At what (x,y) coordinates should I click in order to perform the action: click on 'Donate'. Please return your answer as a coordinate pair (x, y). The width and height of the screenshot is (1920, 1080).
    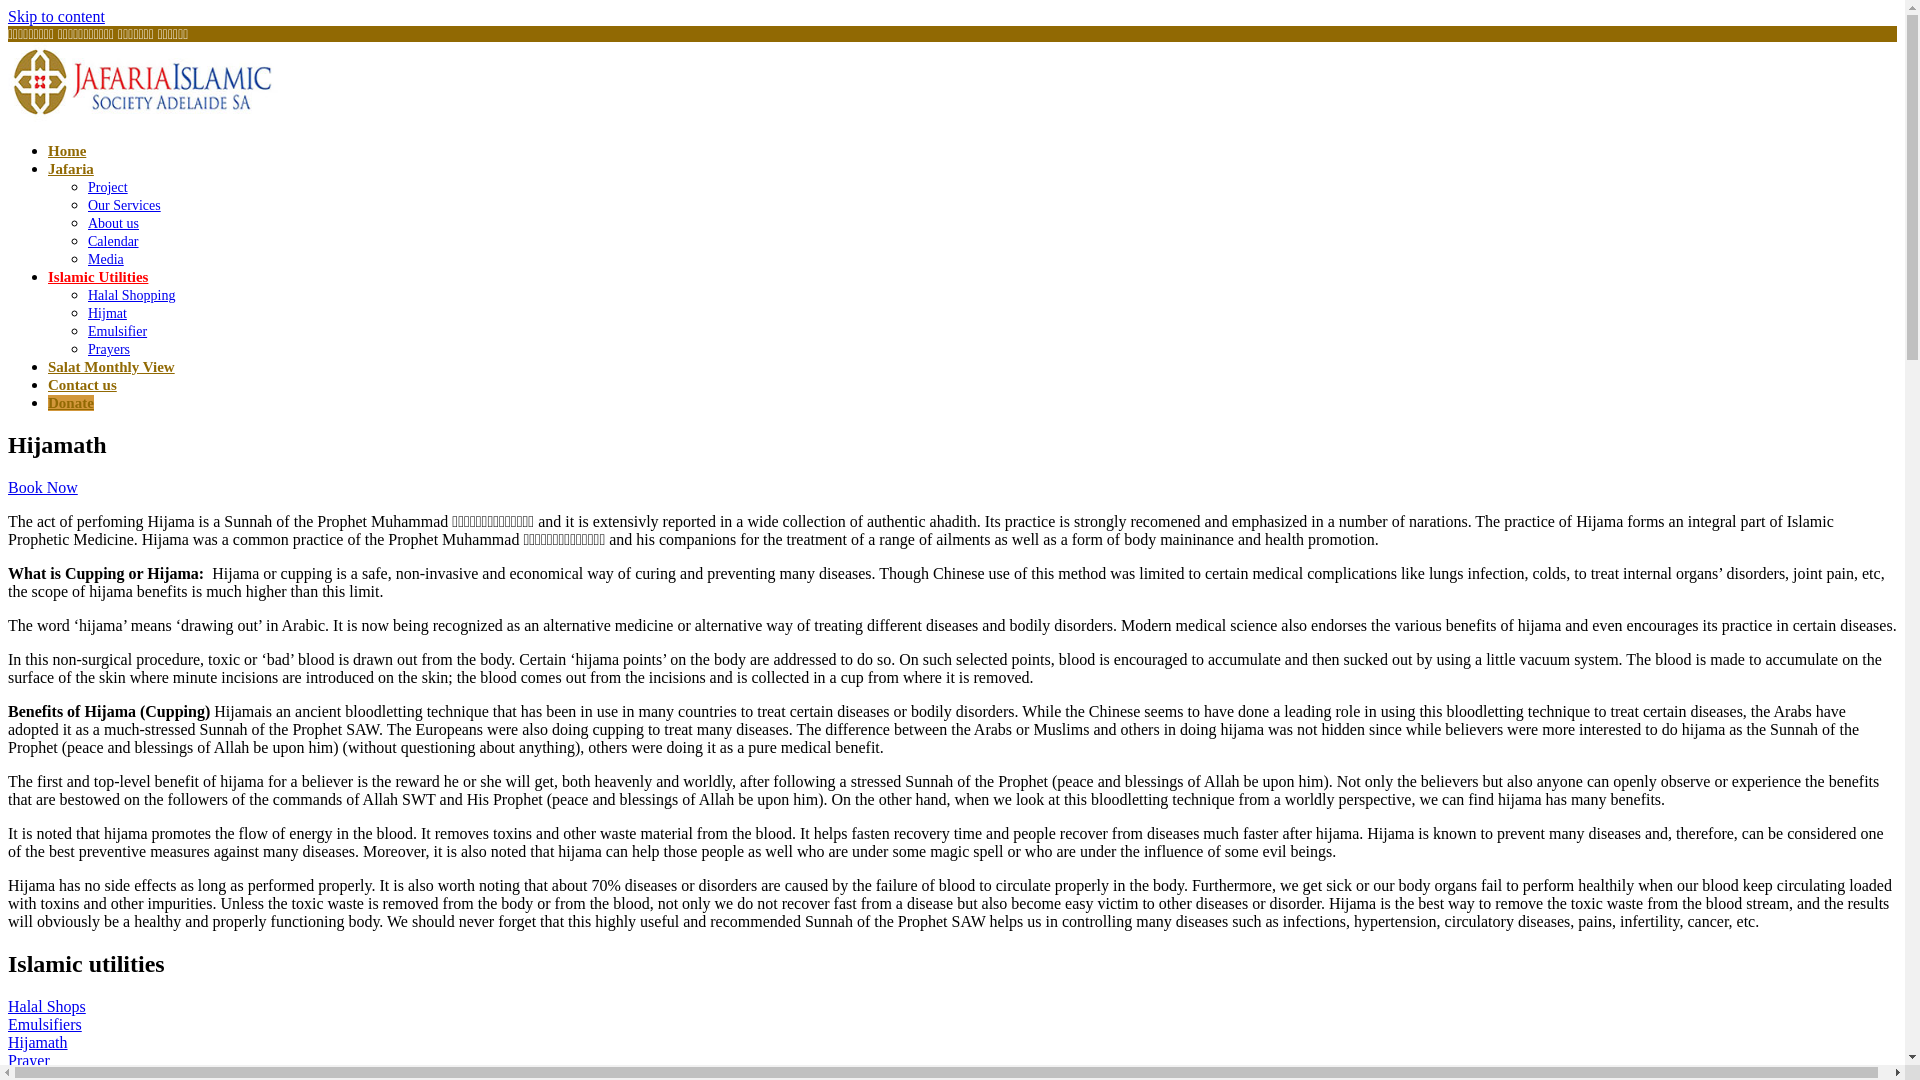
    Looking at the image, I should click on (71, 402).